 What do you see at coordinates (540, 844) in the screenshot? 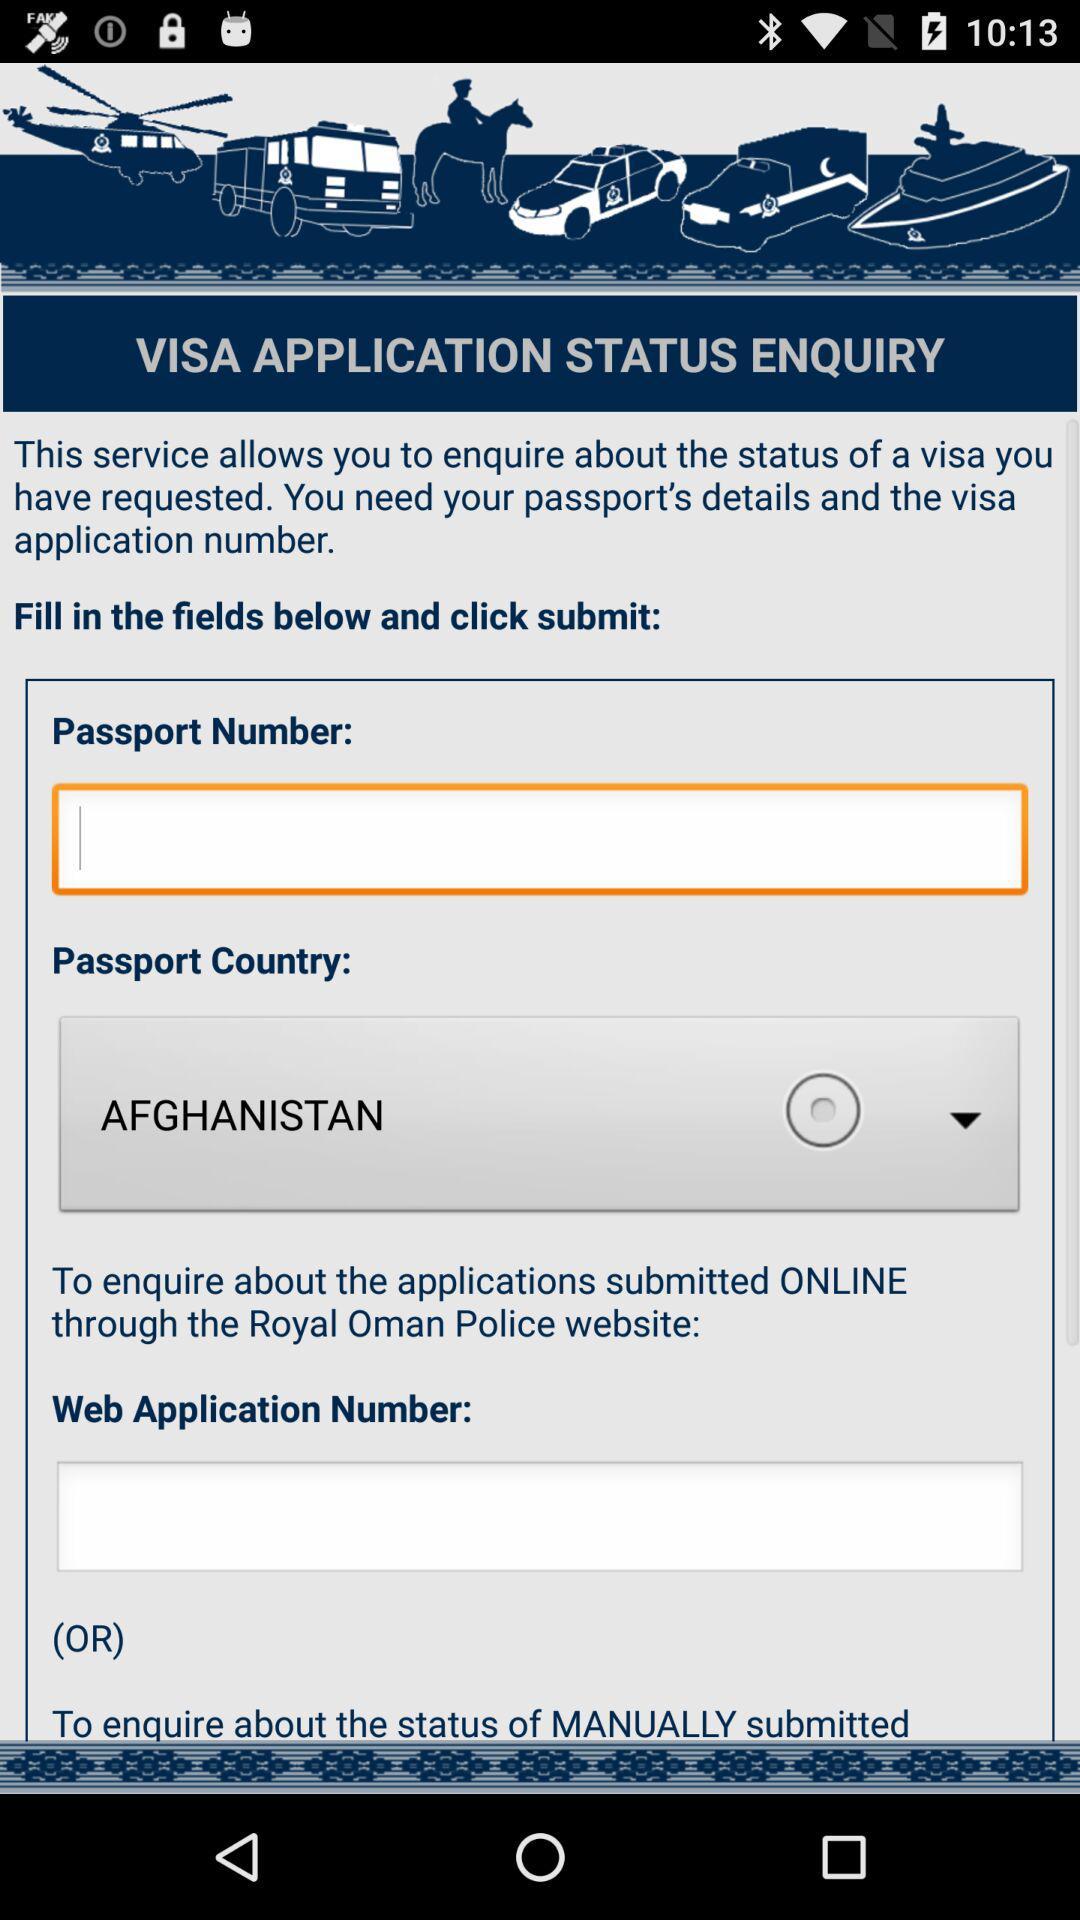
I see `shows enter passport number area` at bounding box center [540, 844].